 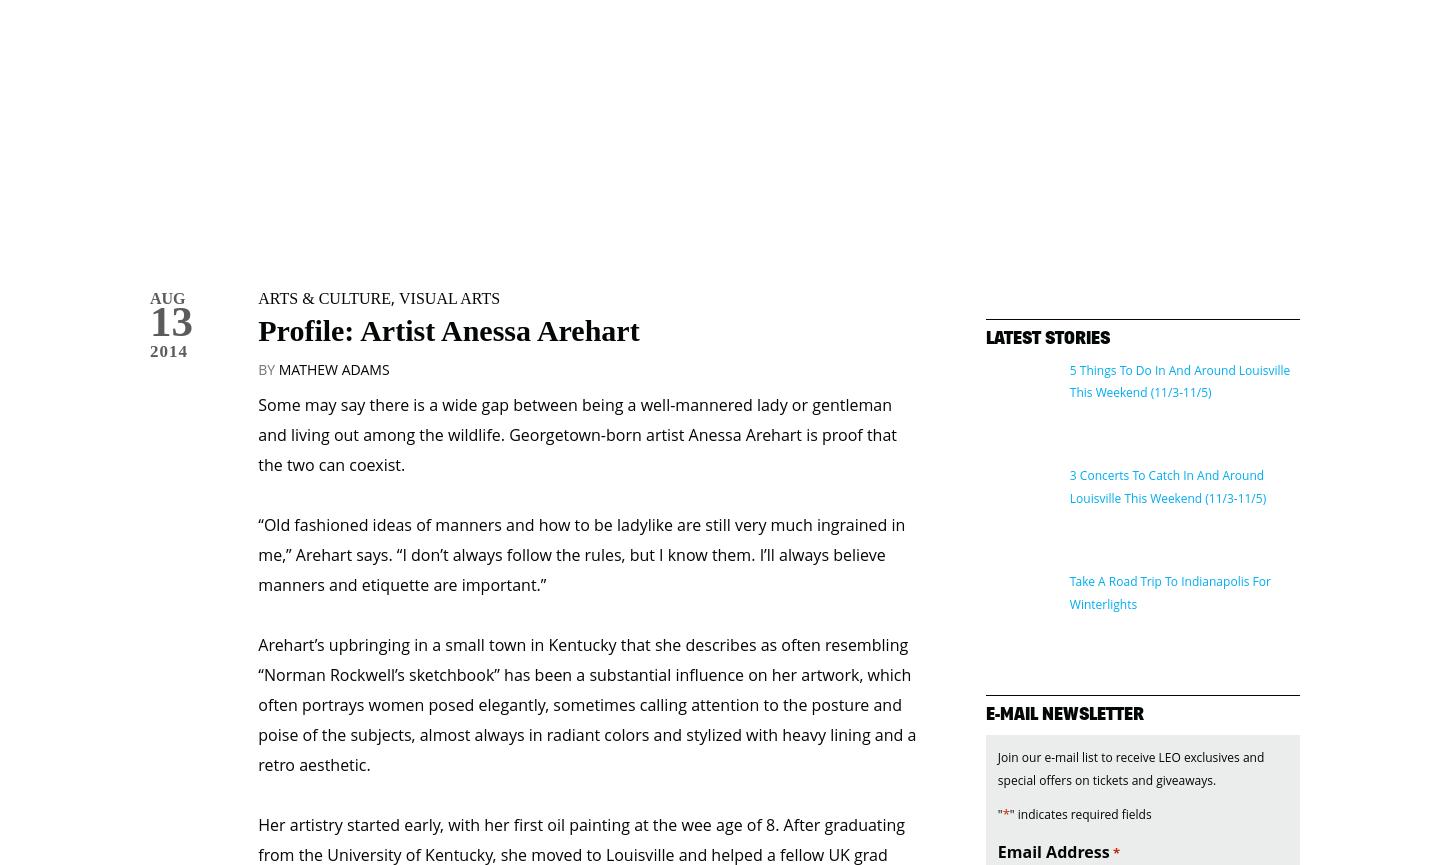 What do you see at coordinates (997, 729) in the screenshot?
I see `'"'` at bounding box center [997, 729].